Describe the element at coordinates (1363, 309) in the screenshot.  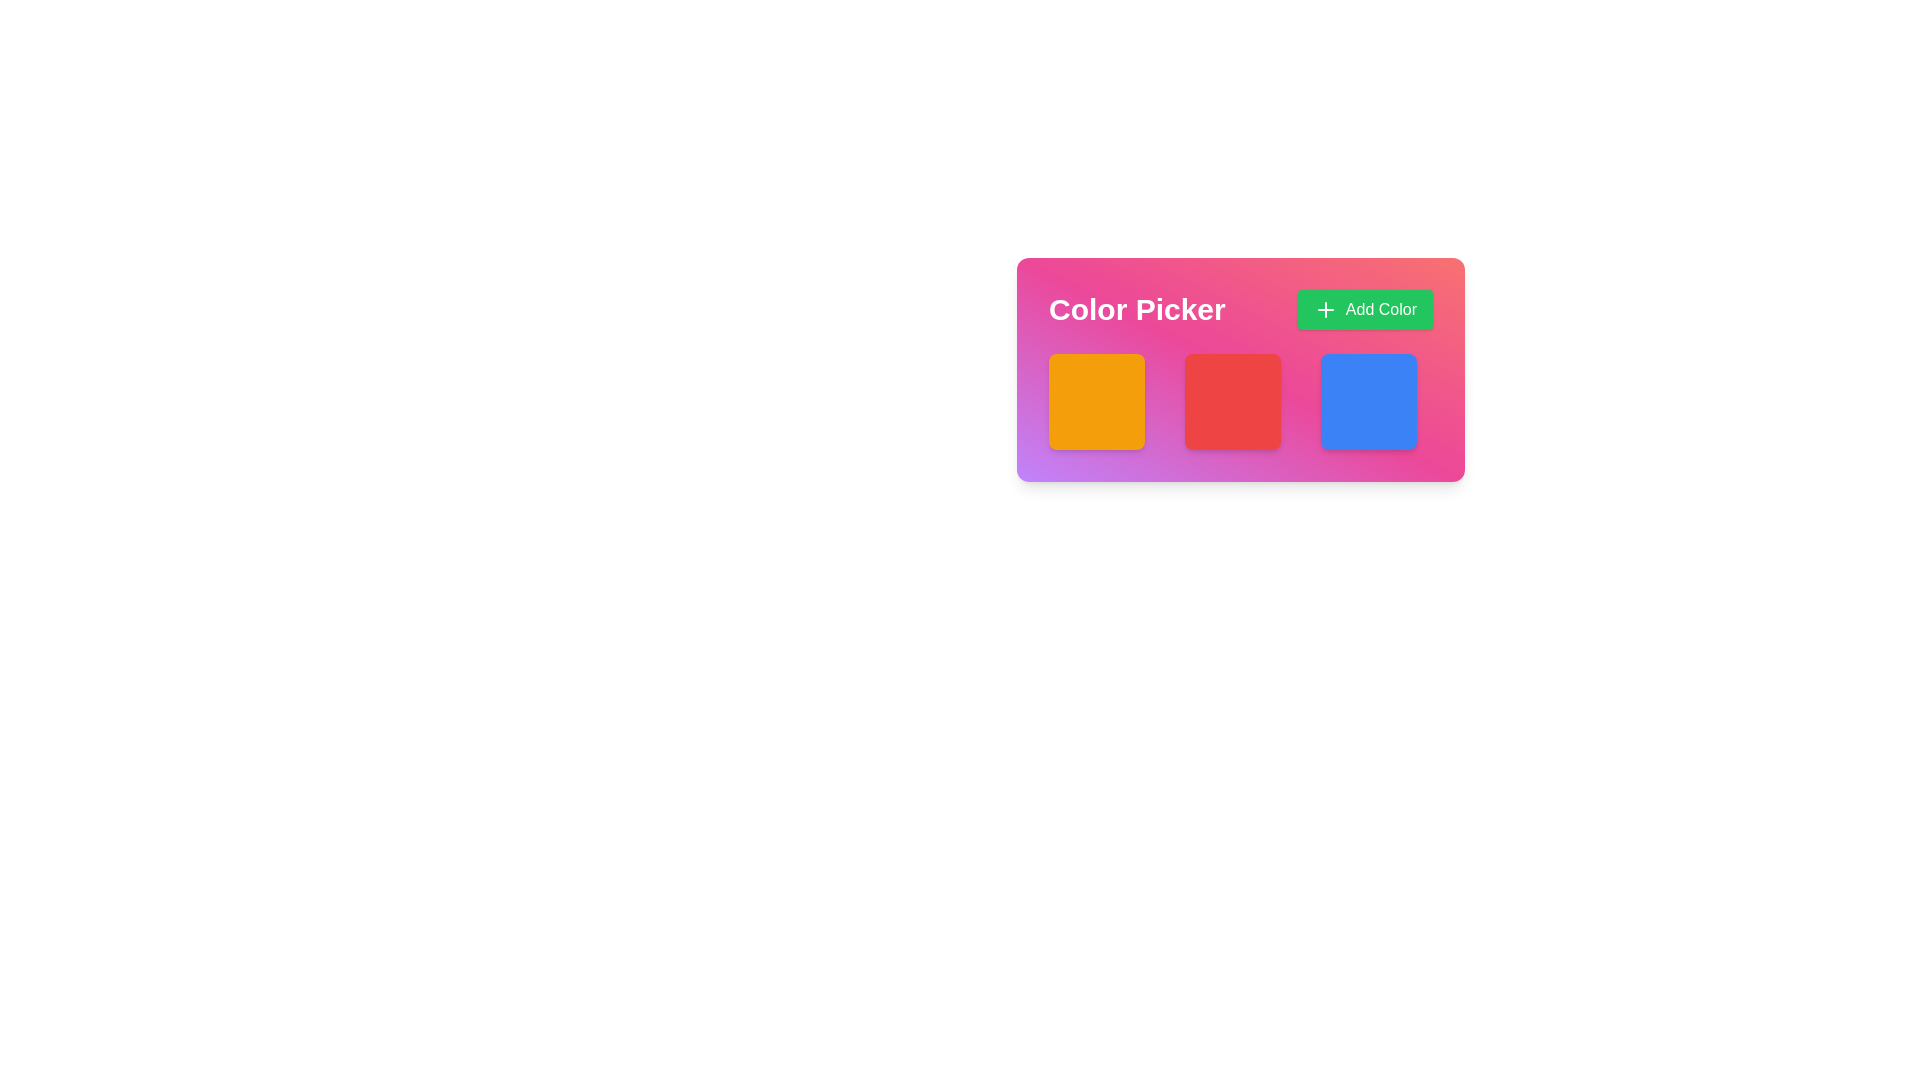
I see `the green 'Add Color' button with rounded corners and a white plus icon` at that location.